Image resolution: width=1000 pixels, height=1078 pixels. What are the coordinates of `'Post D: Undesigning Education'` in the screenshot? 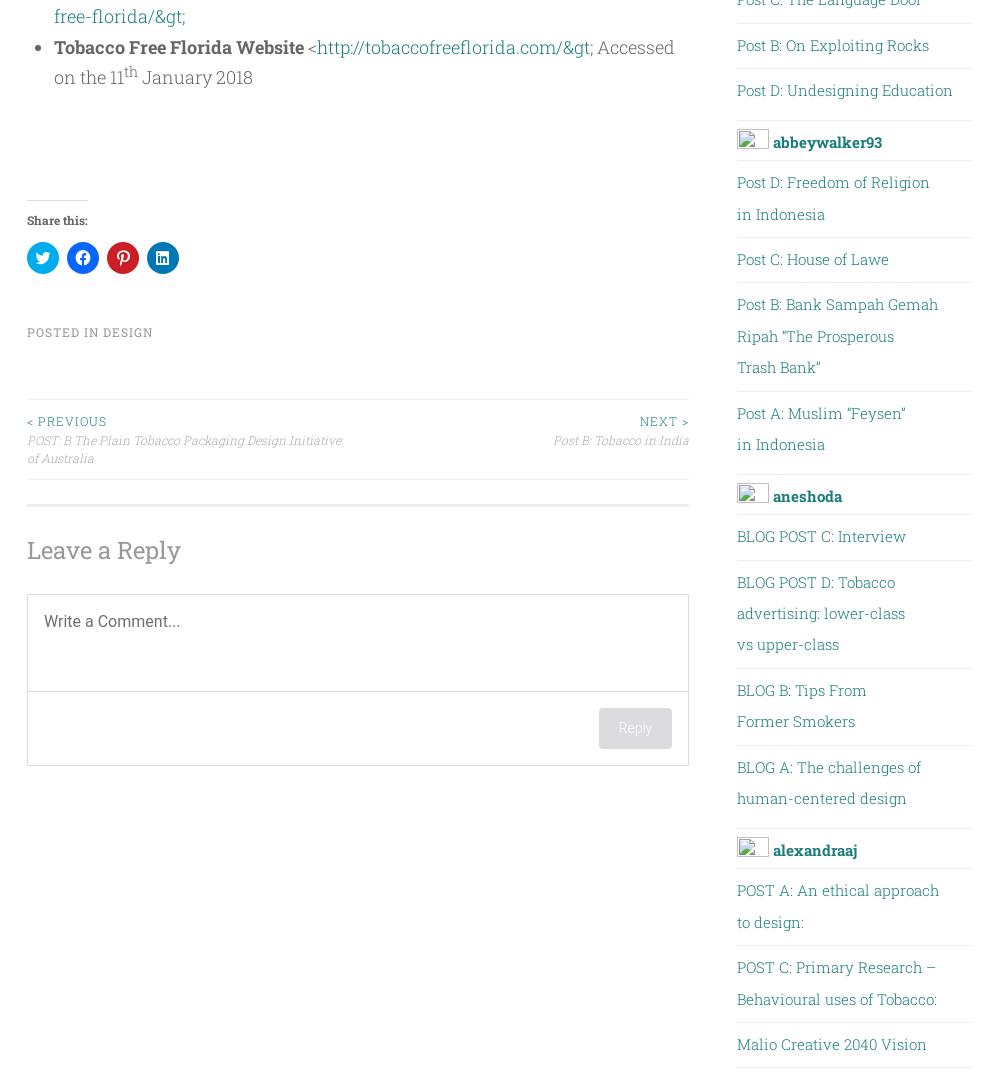 It's located at (735, 88).